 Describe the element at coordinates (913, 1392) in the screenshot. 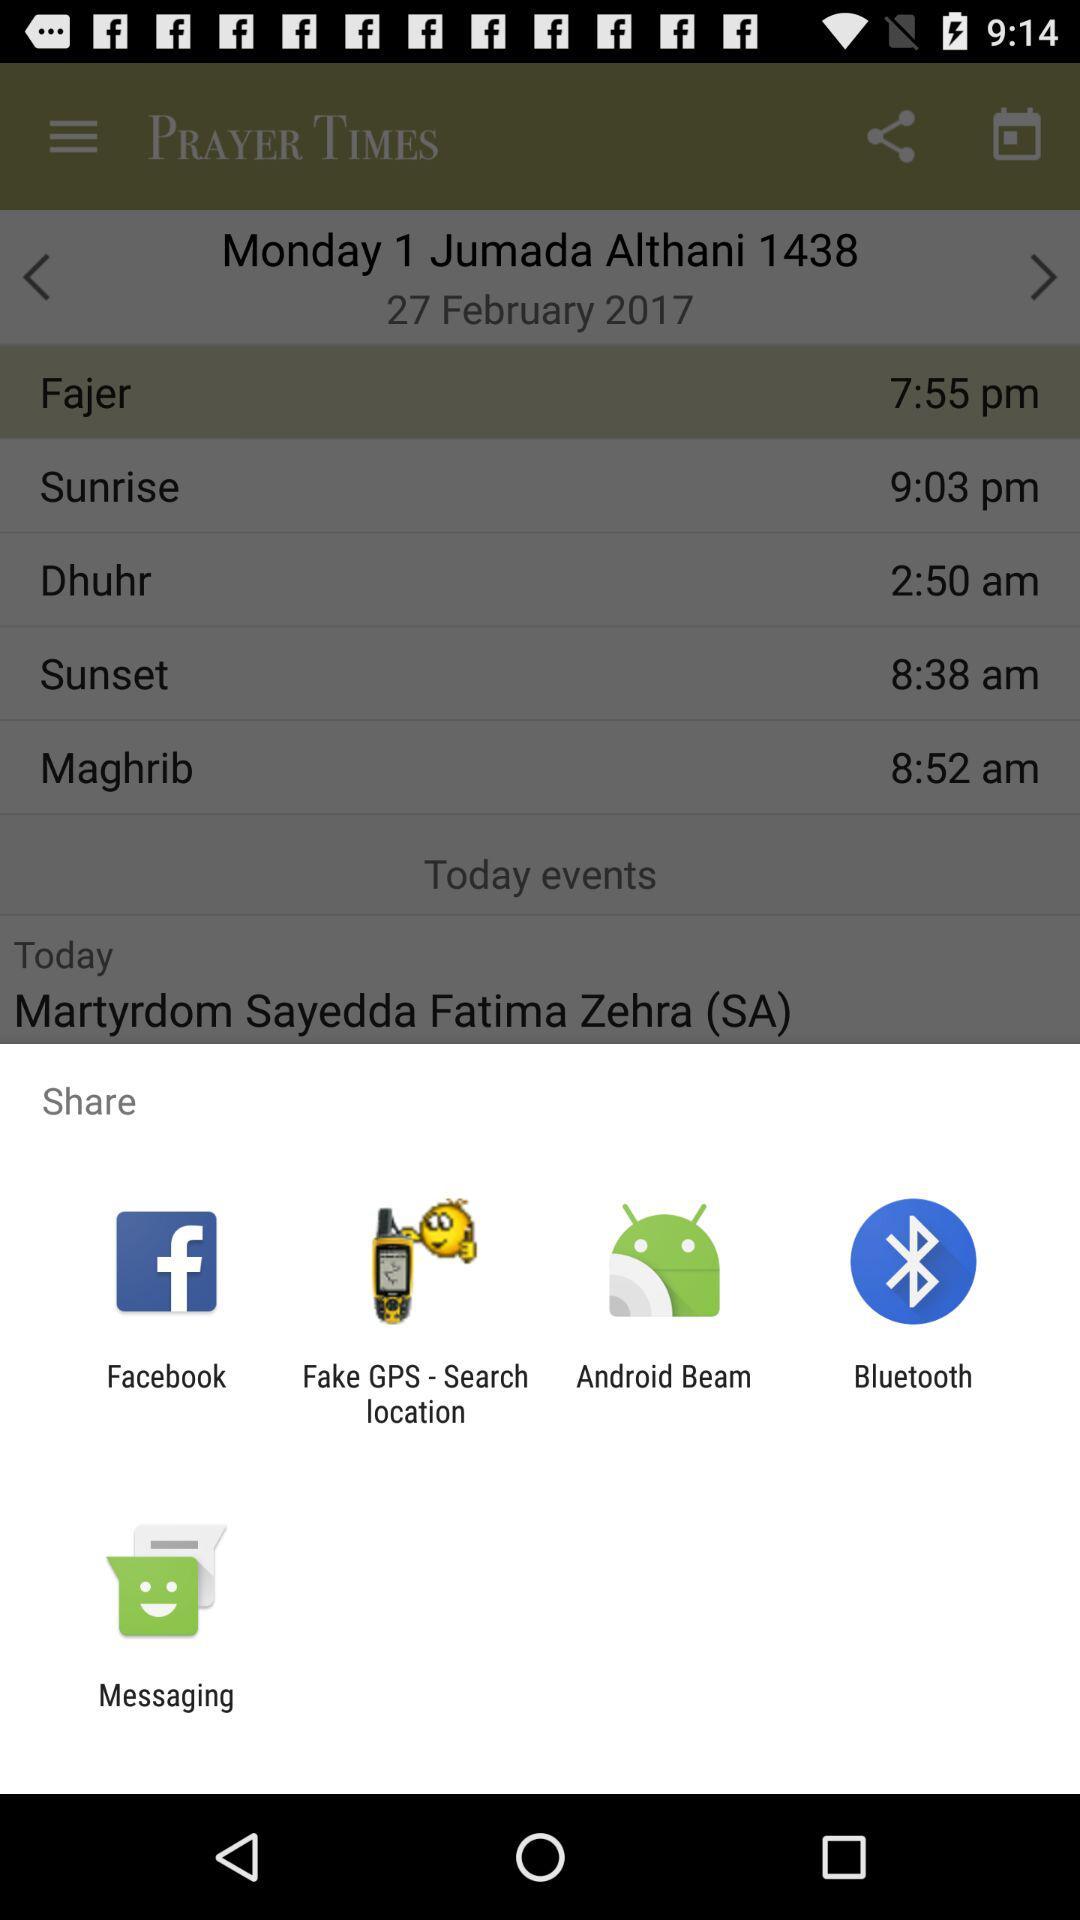

I see `the icon at the bottom right corner` at that location.